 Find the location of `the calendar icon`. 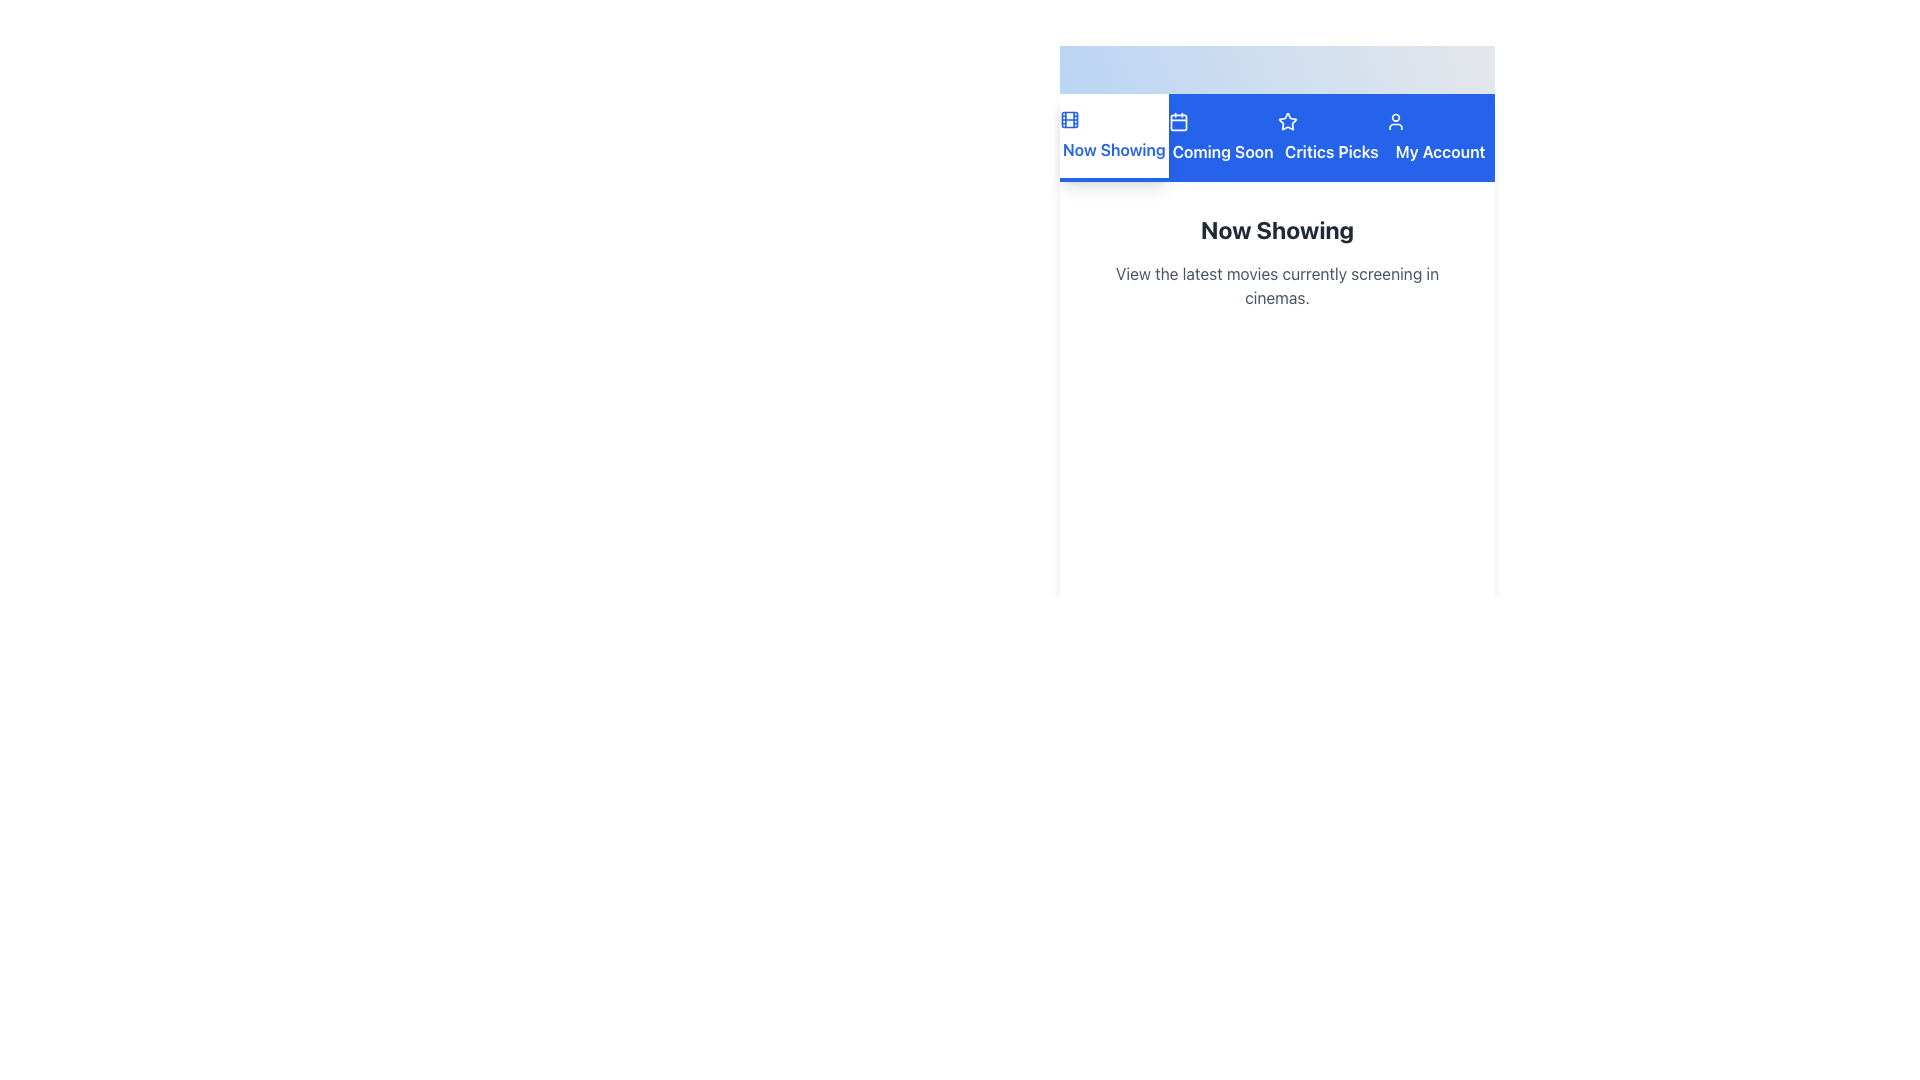

the calendar icon is located at coordinates (1178, 122).